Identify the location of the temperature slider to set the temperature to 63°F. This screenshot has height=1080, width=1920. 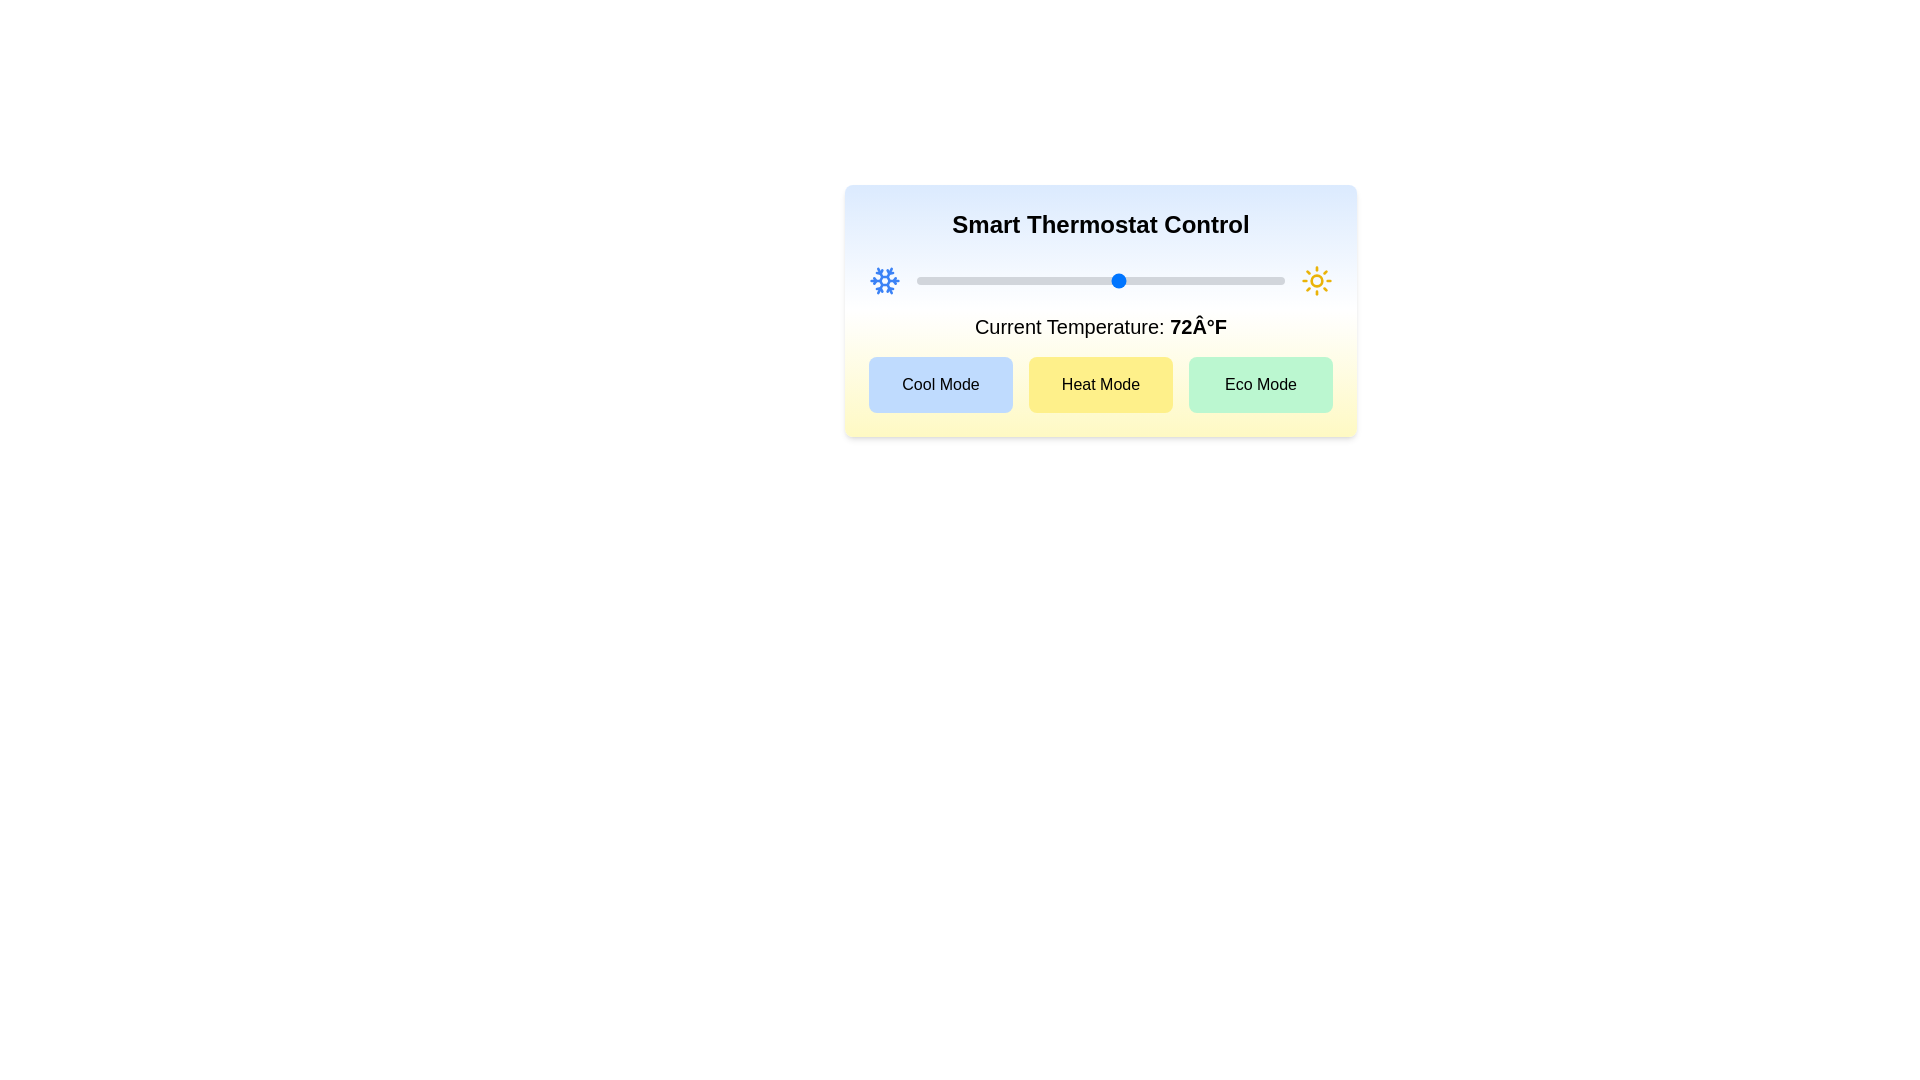
(1036, 281).